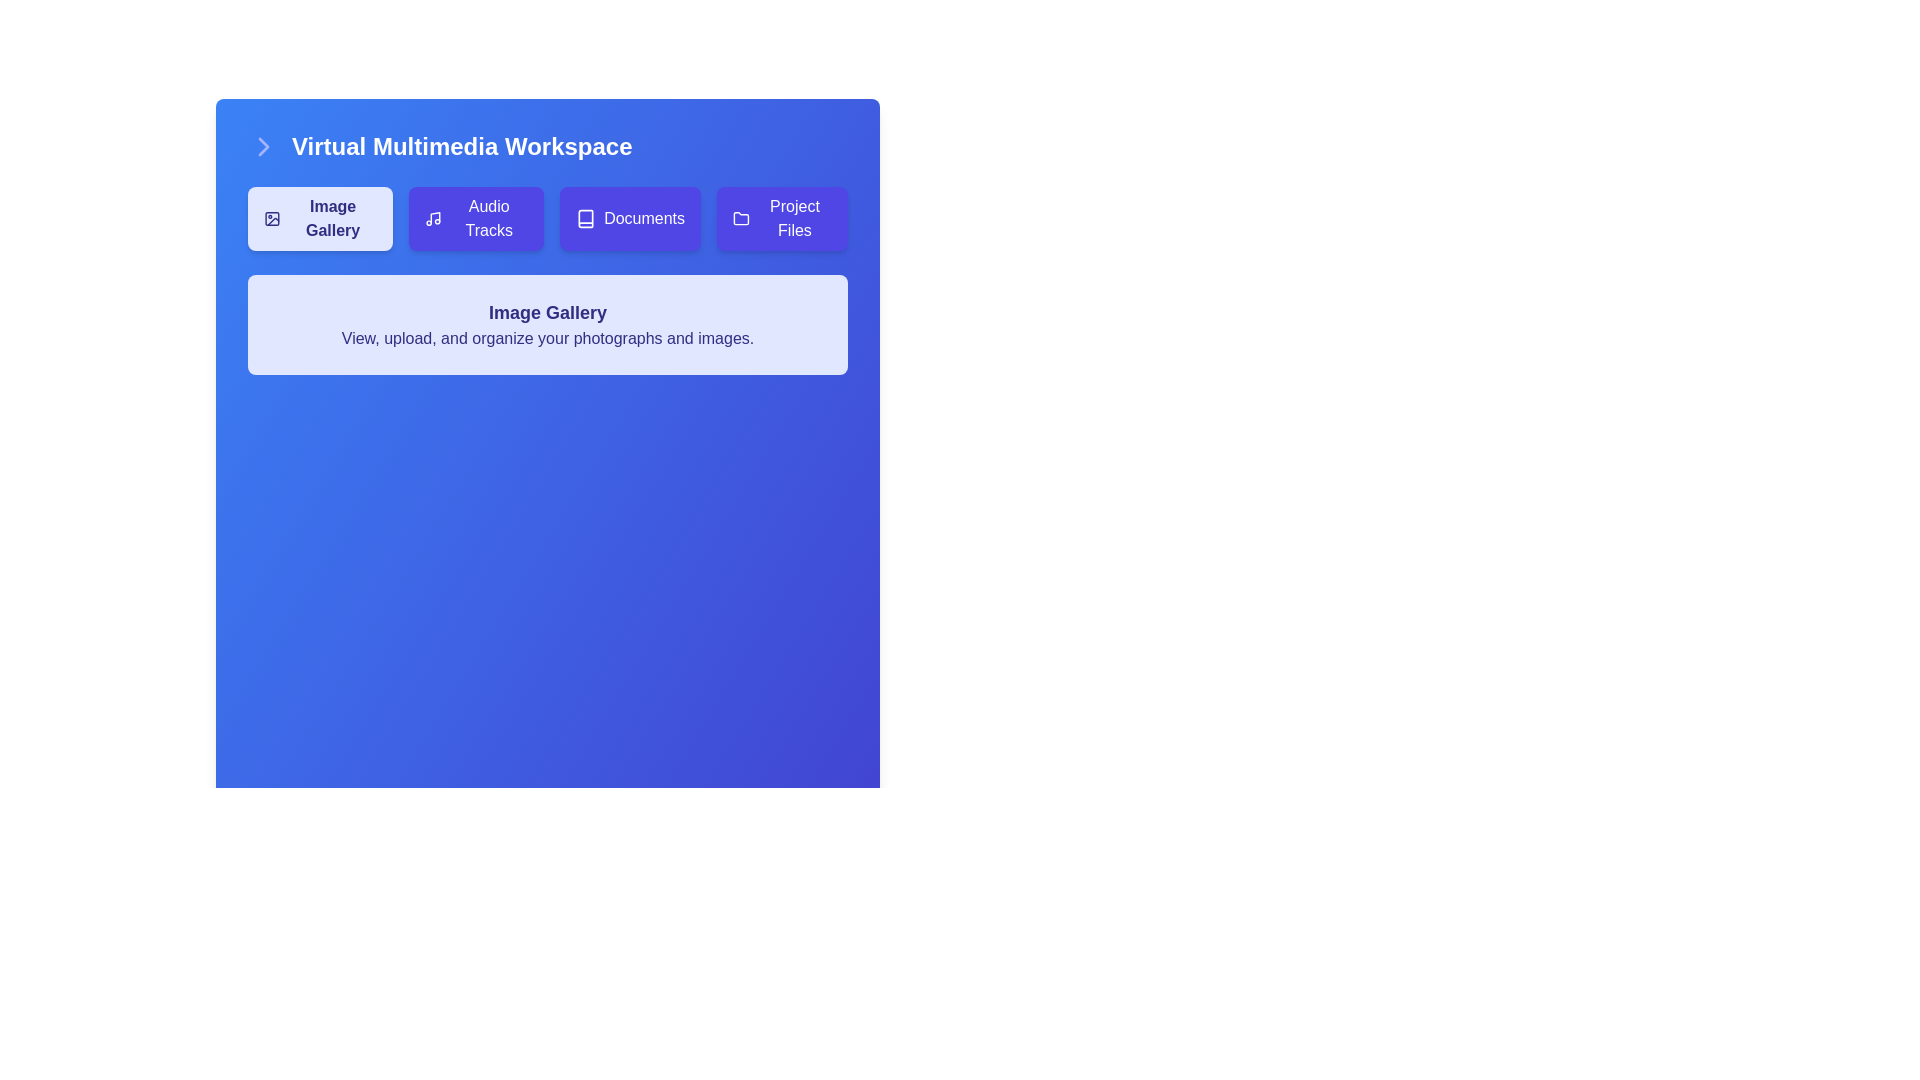 The image size is (1920, 1080). I want to click on the rectangular shape with rounded edges located in the top-left corner of the 'Image Gallery' button, which is part of an SVG icon next to the 'Image Gallery' text label, so click(271, 219).